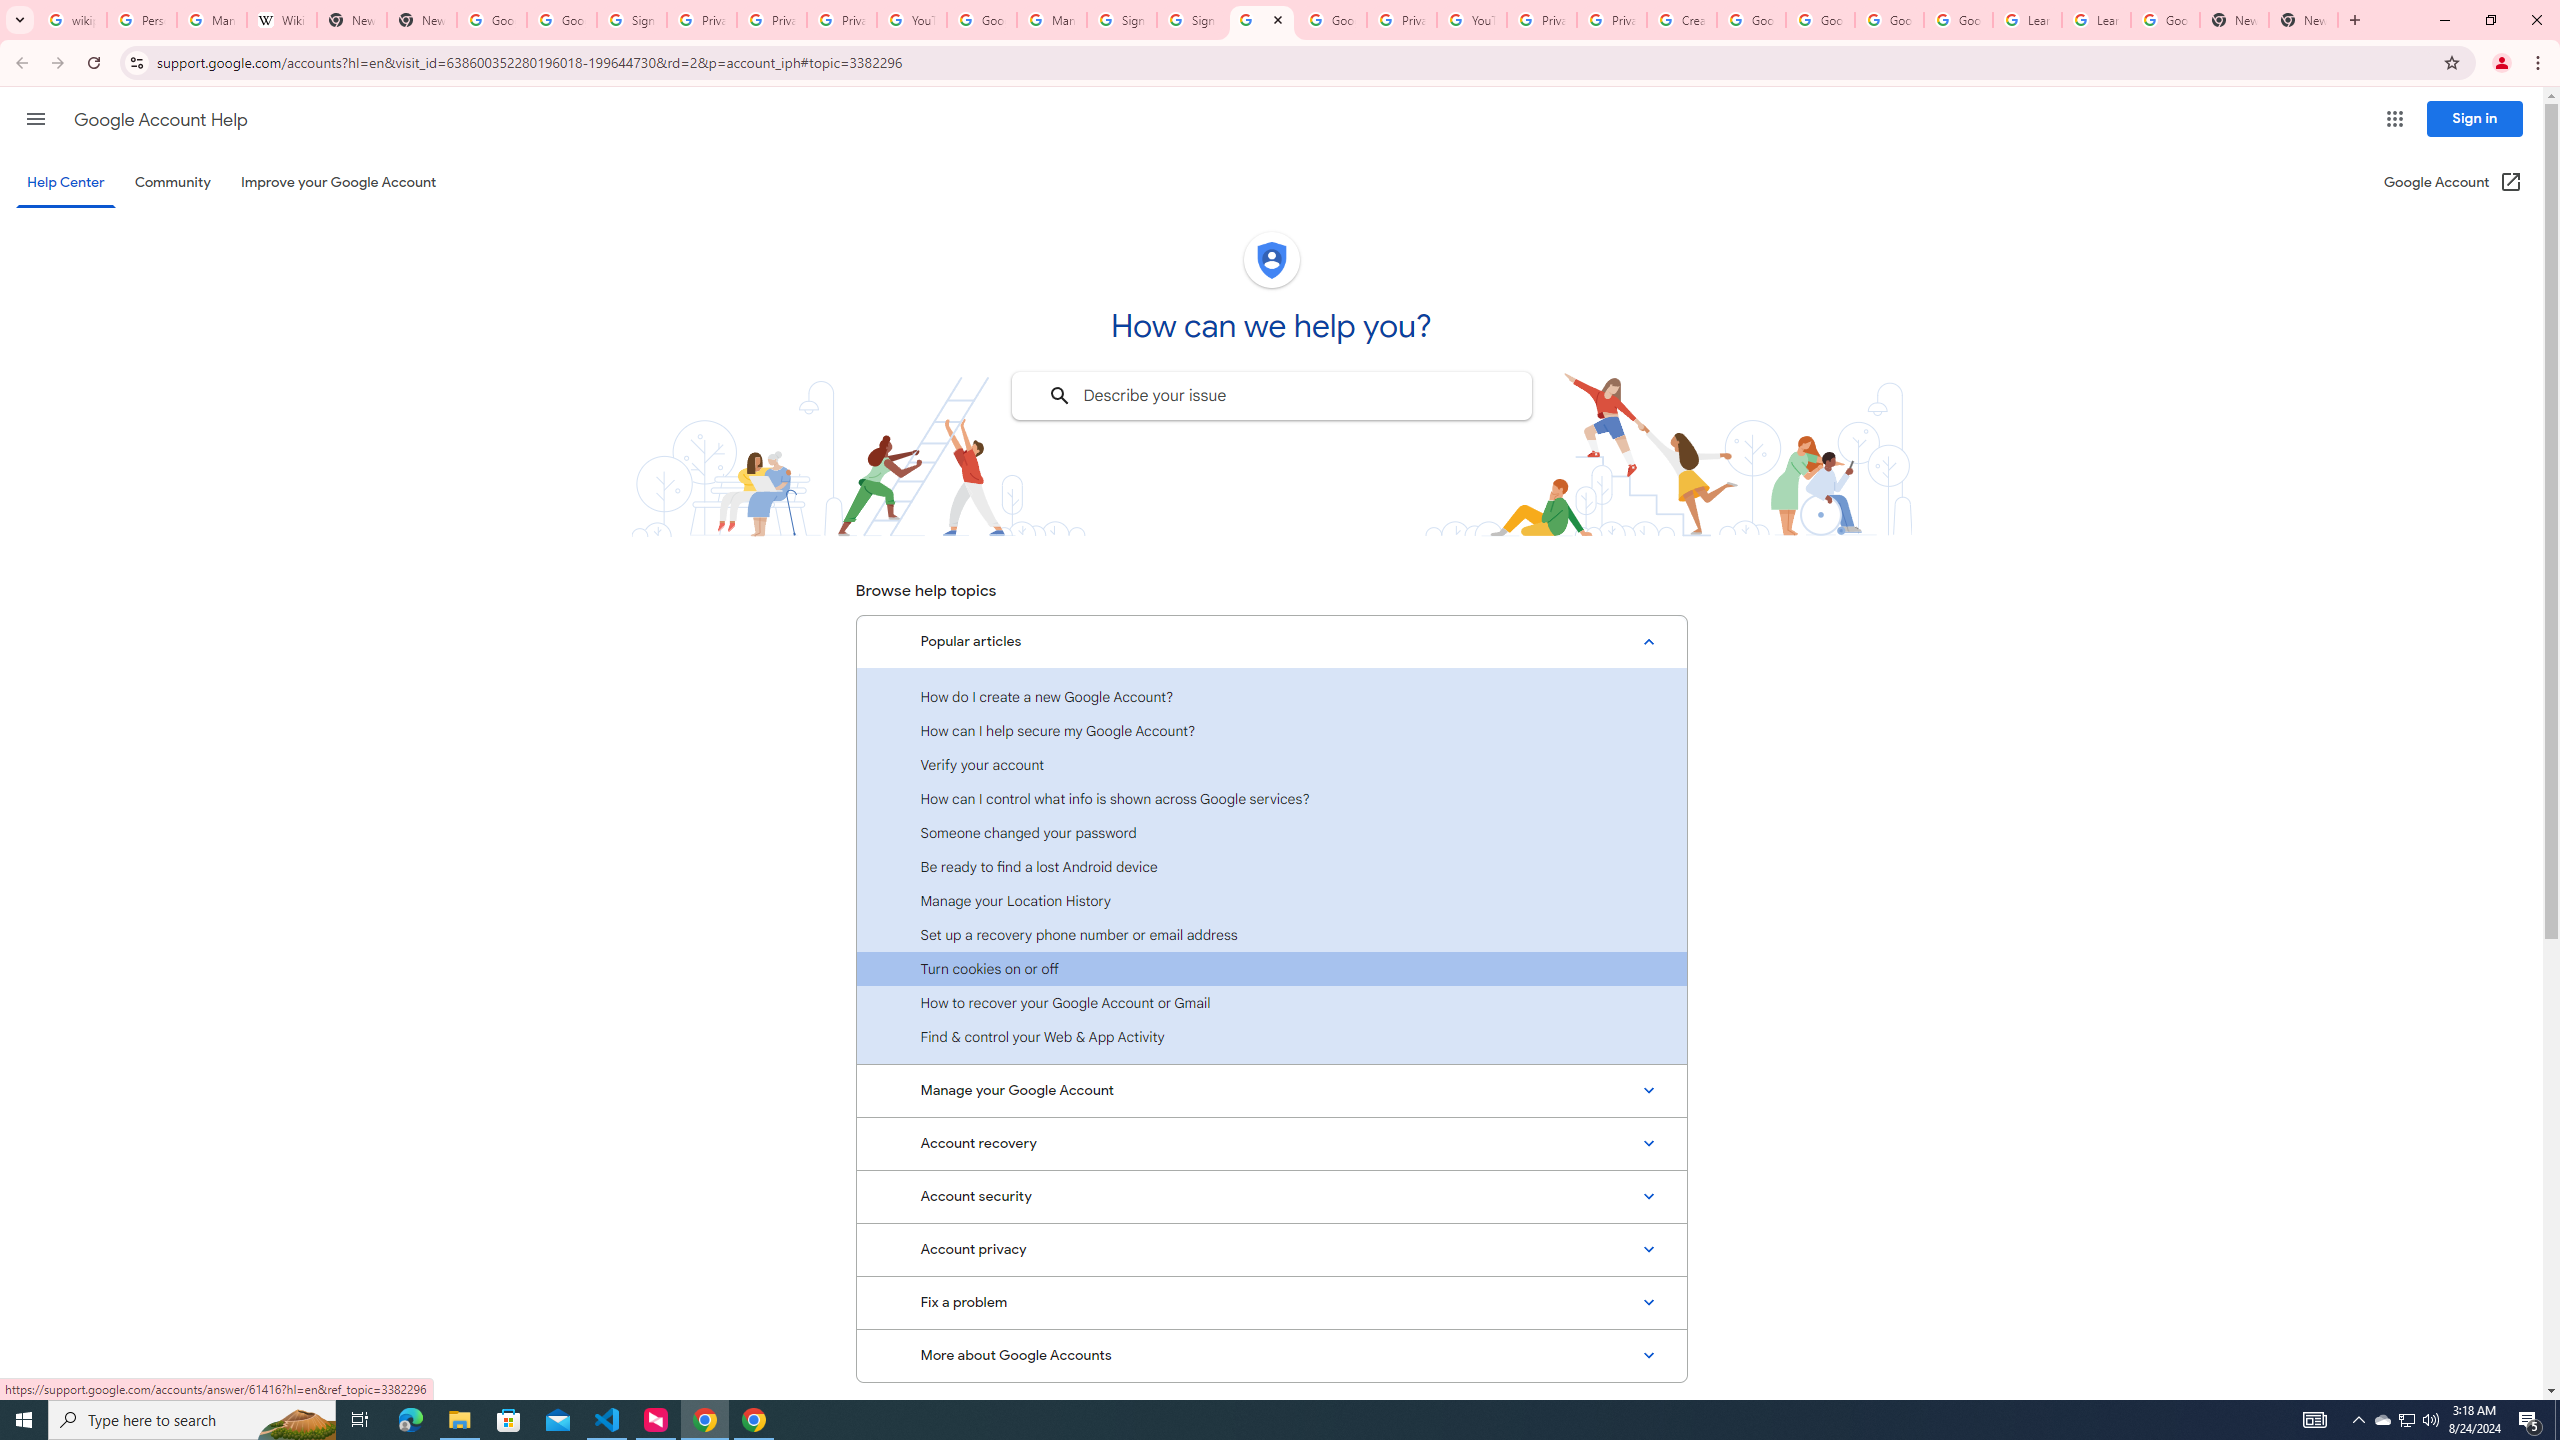  Describe the element at coordinates (1271, 865) in the screenshot. I see `'Be ready to find a lost Android device'` at that location.